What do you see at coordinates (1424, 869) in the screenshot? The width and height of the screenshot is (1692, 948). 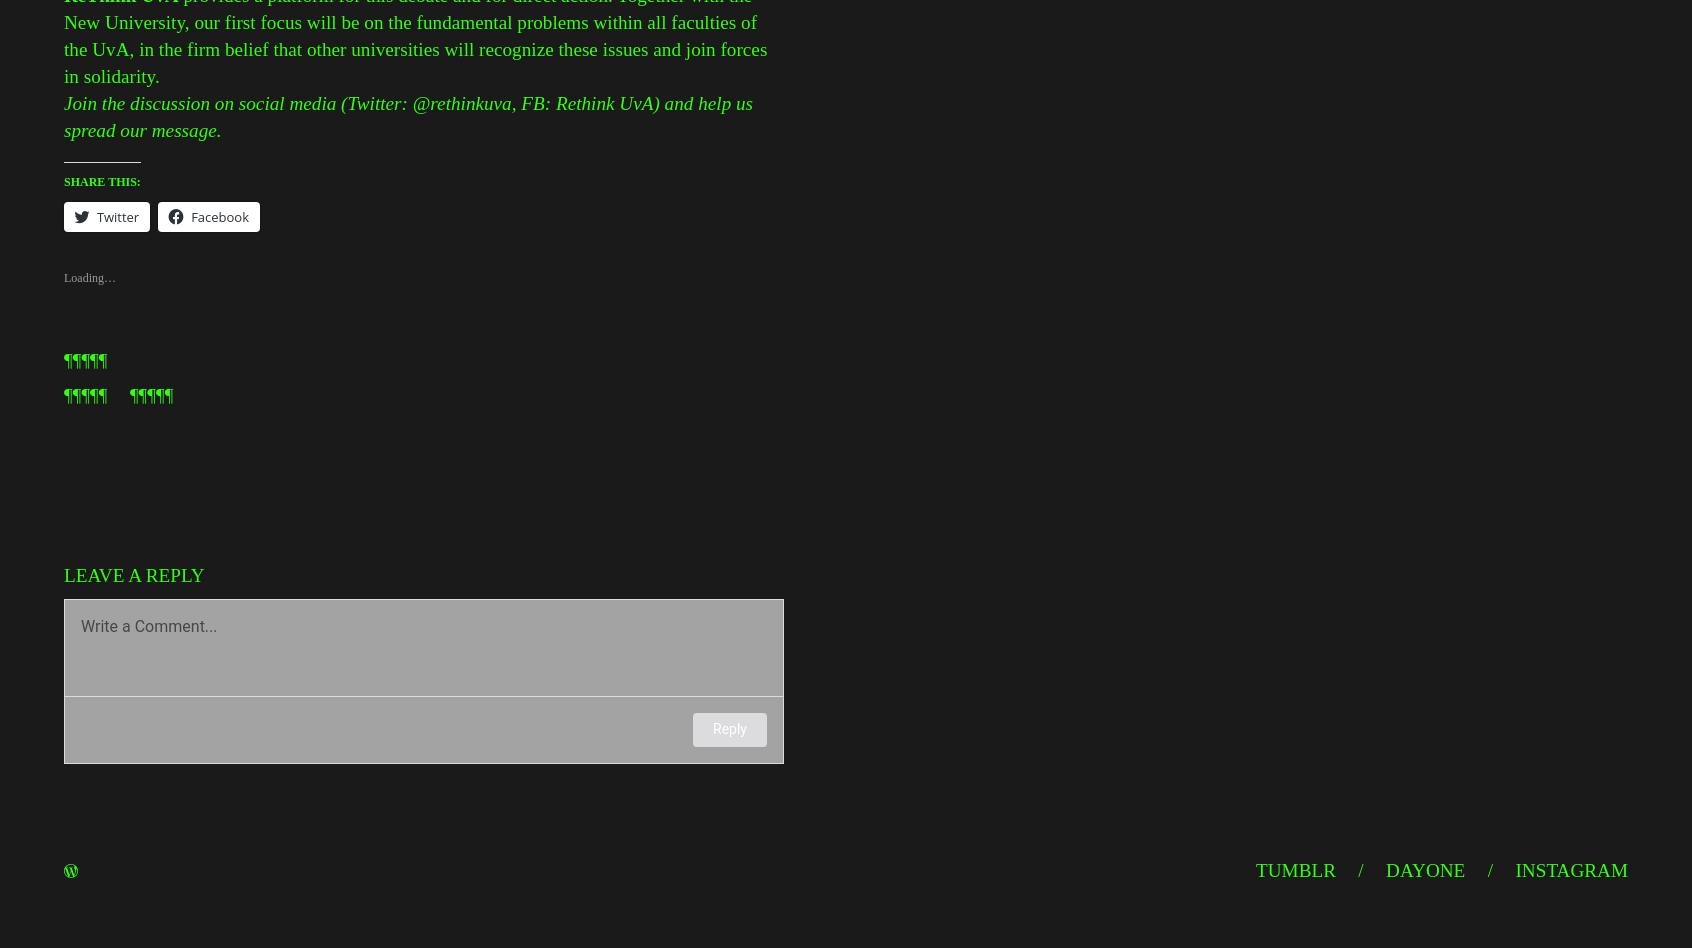 I see `'DayOne'` at bounding box center [1424, 869].